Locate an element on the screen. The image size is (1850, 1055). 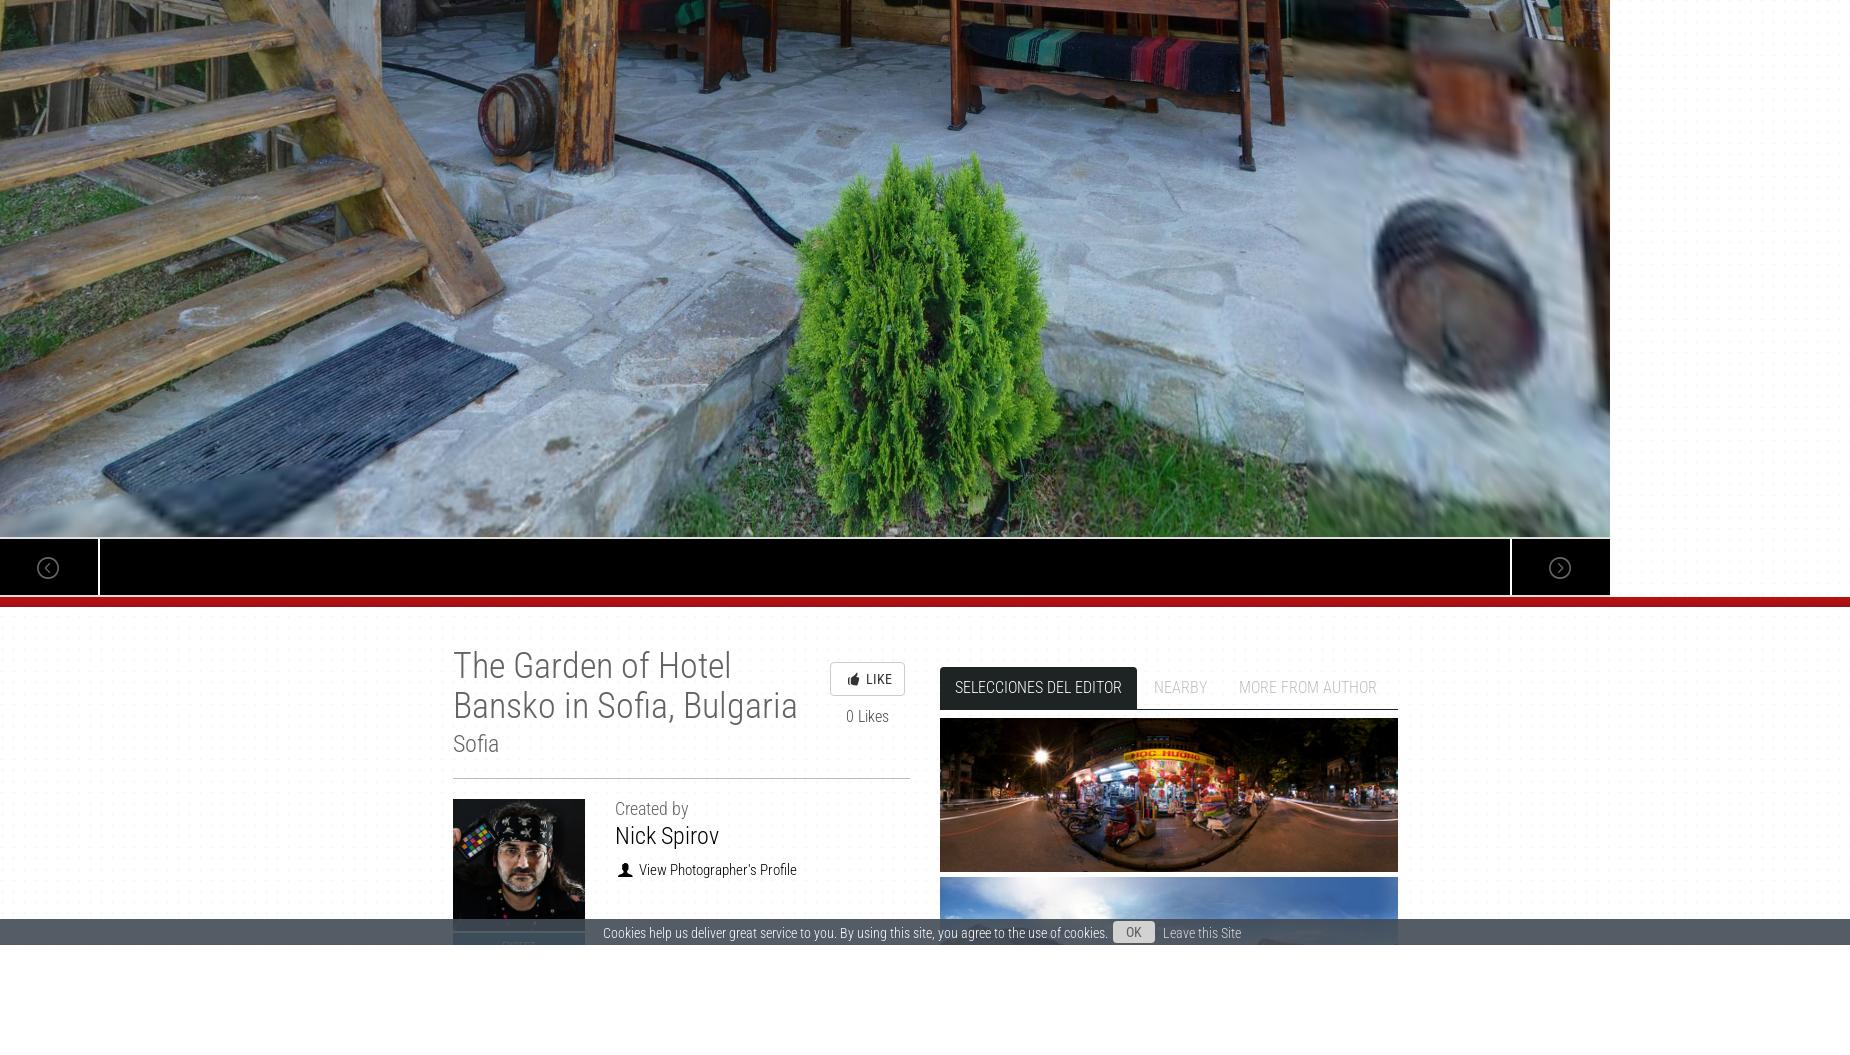
'LIKE' is located at coordinates (863, 677).